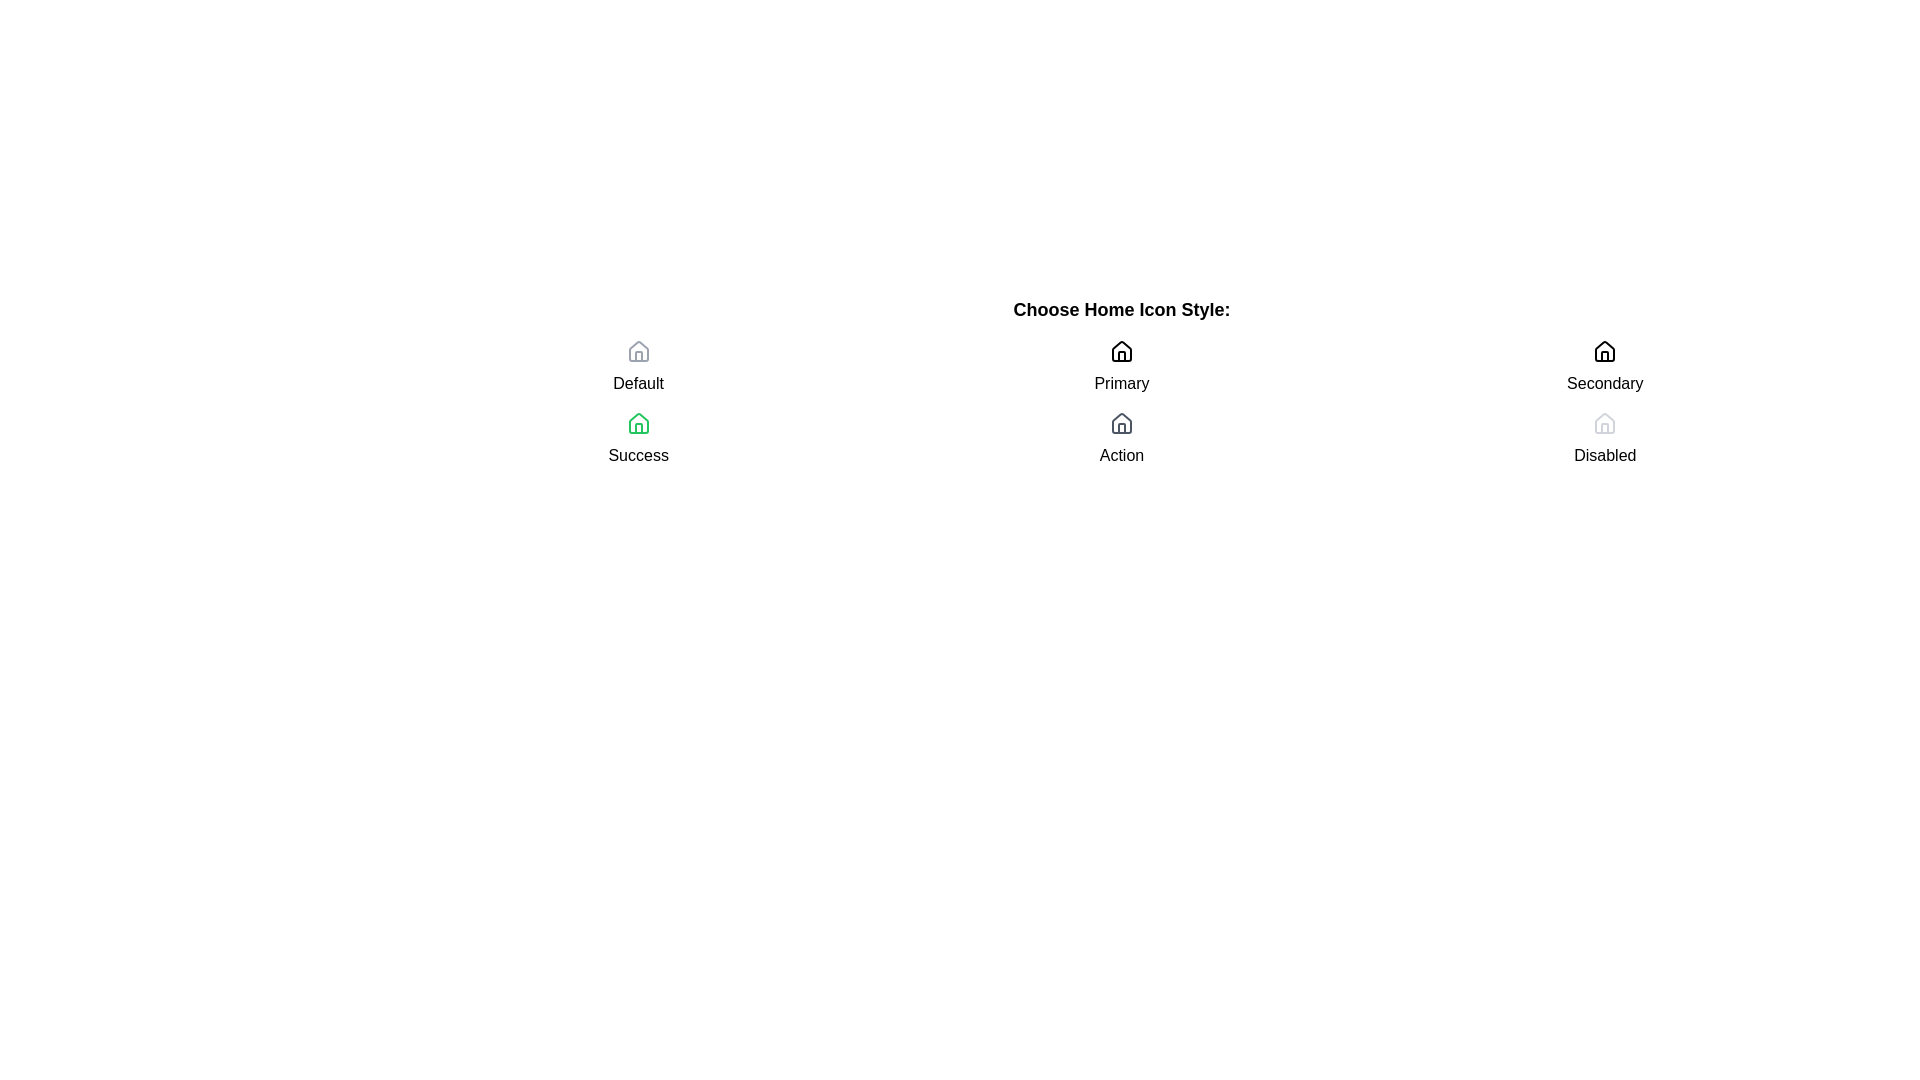 The height and width of the screenshot is (1080, 1920). I want to click on the Icon with Text Label that features a green house icon and the label 'Success', located in the second row of the grid beneath 'Default', so click(637, 438).